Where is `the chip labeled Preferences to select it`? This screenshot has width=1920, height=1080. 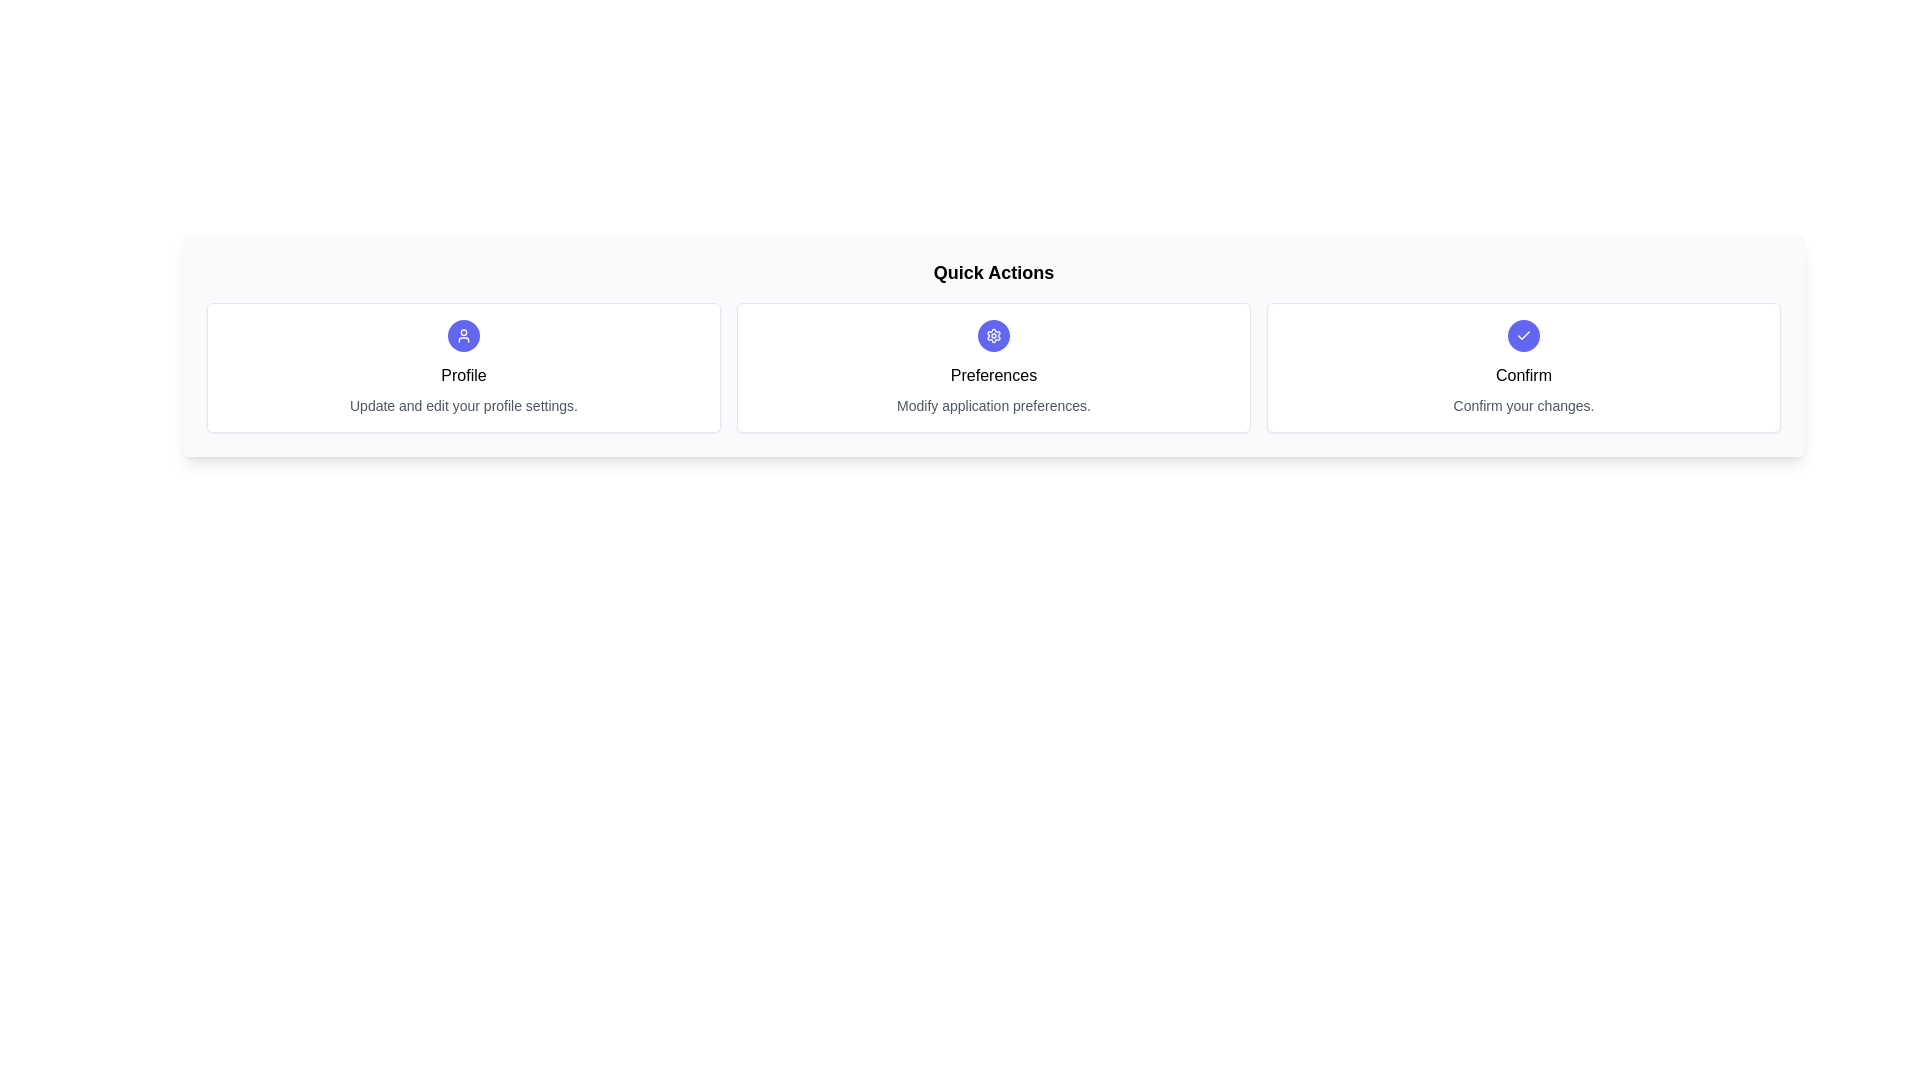
the chip labeled Preferences to select it is located at coordinates (993, 367).